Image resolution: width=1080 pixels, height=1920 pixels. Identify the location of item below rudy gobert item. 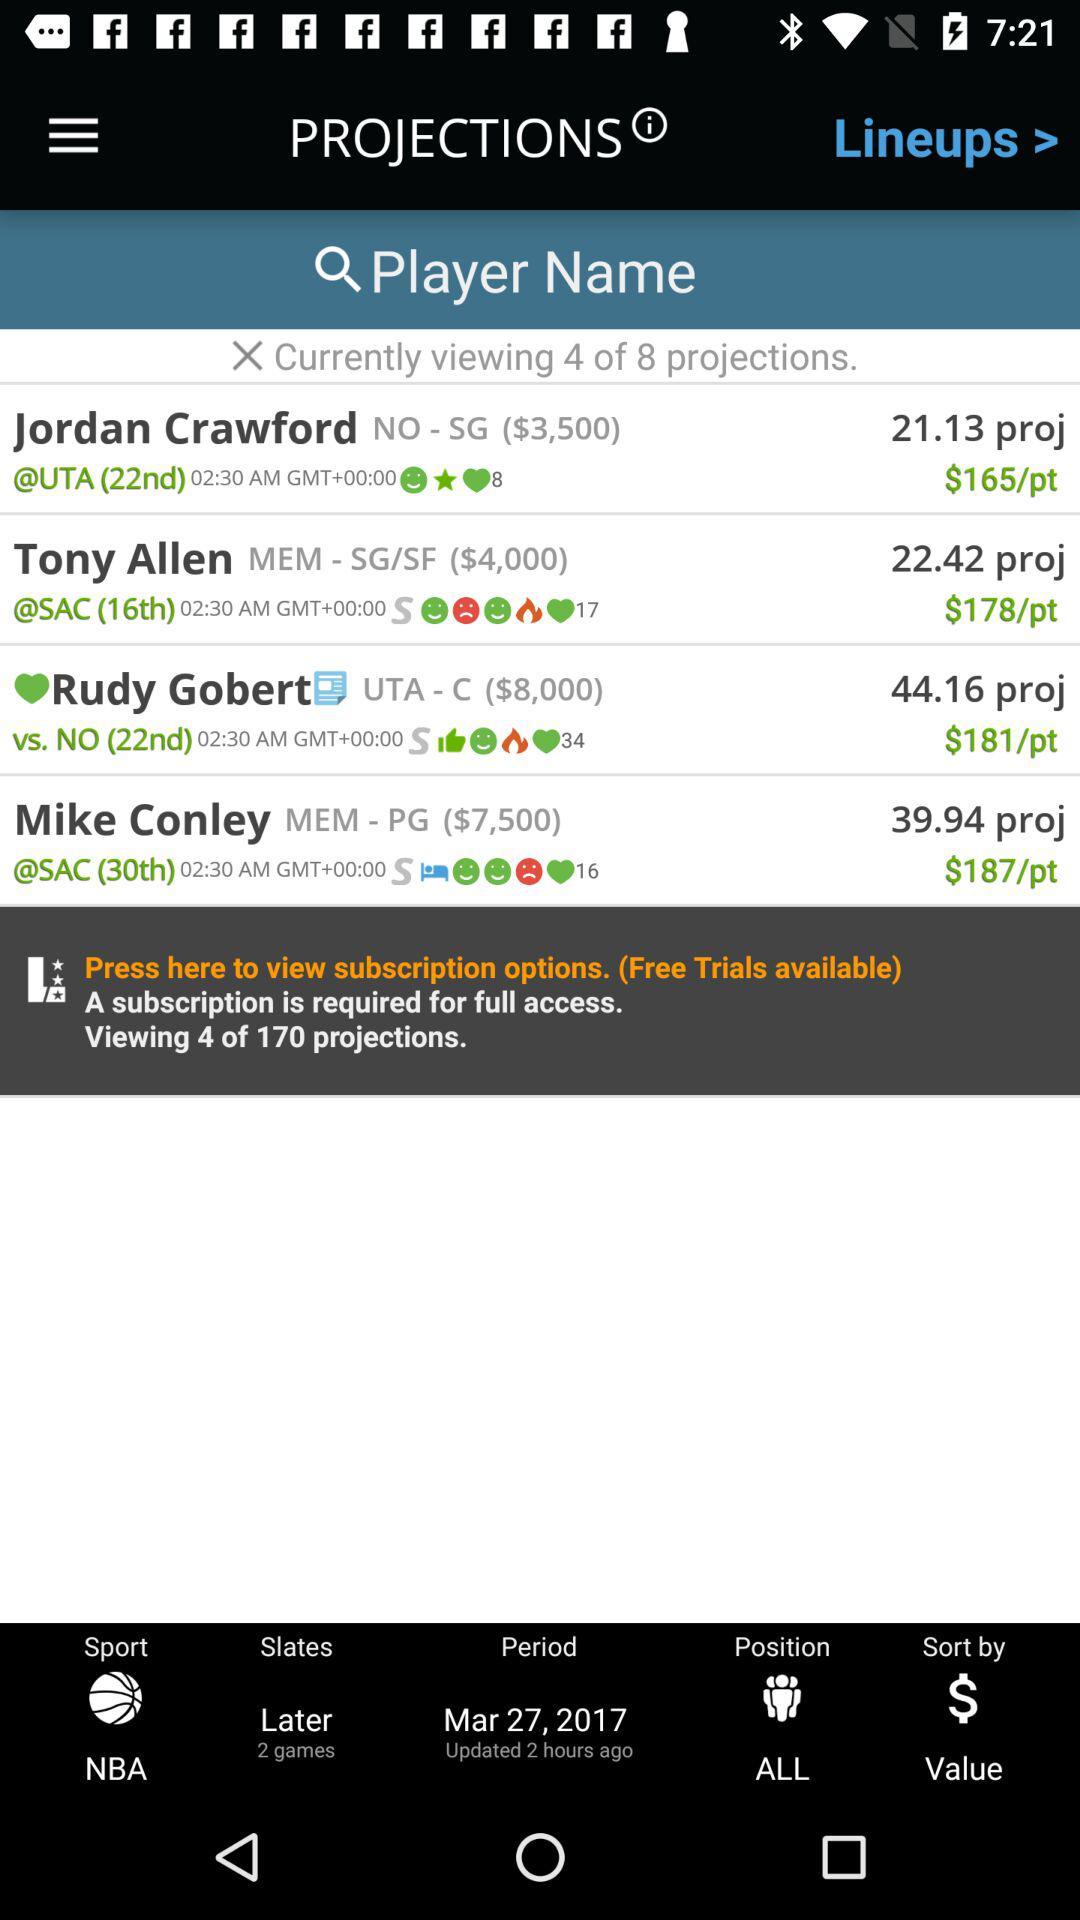
(102, 737).